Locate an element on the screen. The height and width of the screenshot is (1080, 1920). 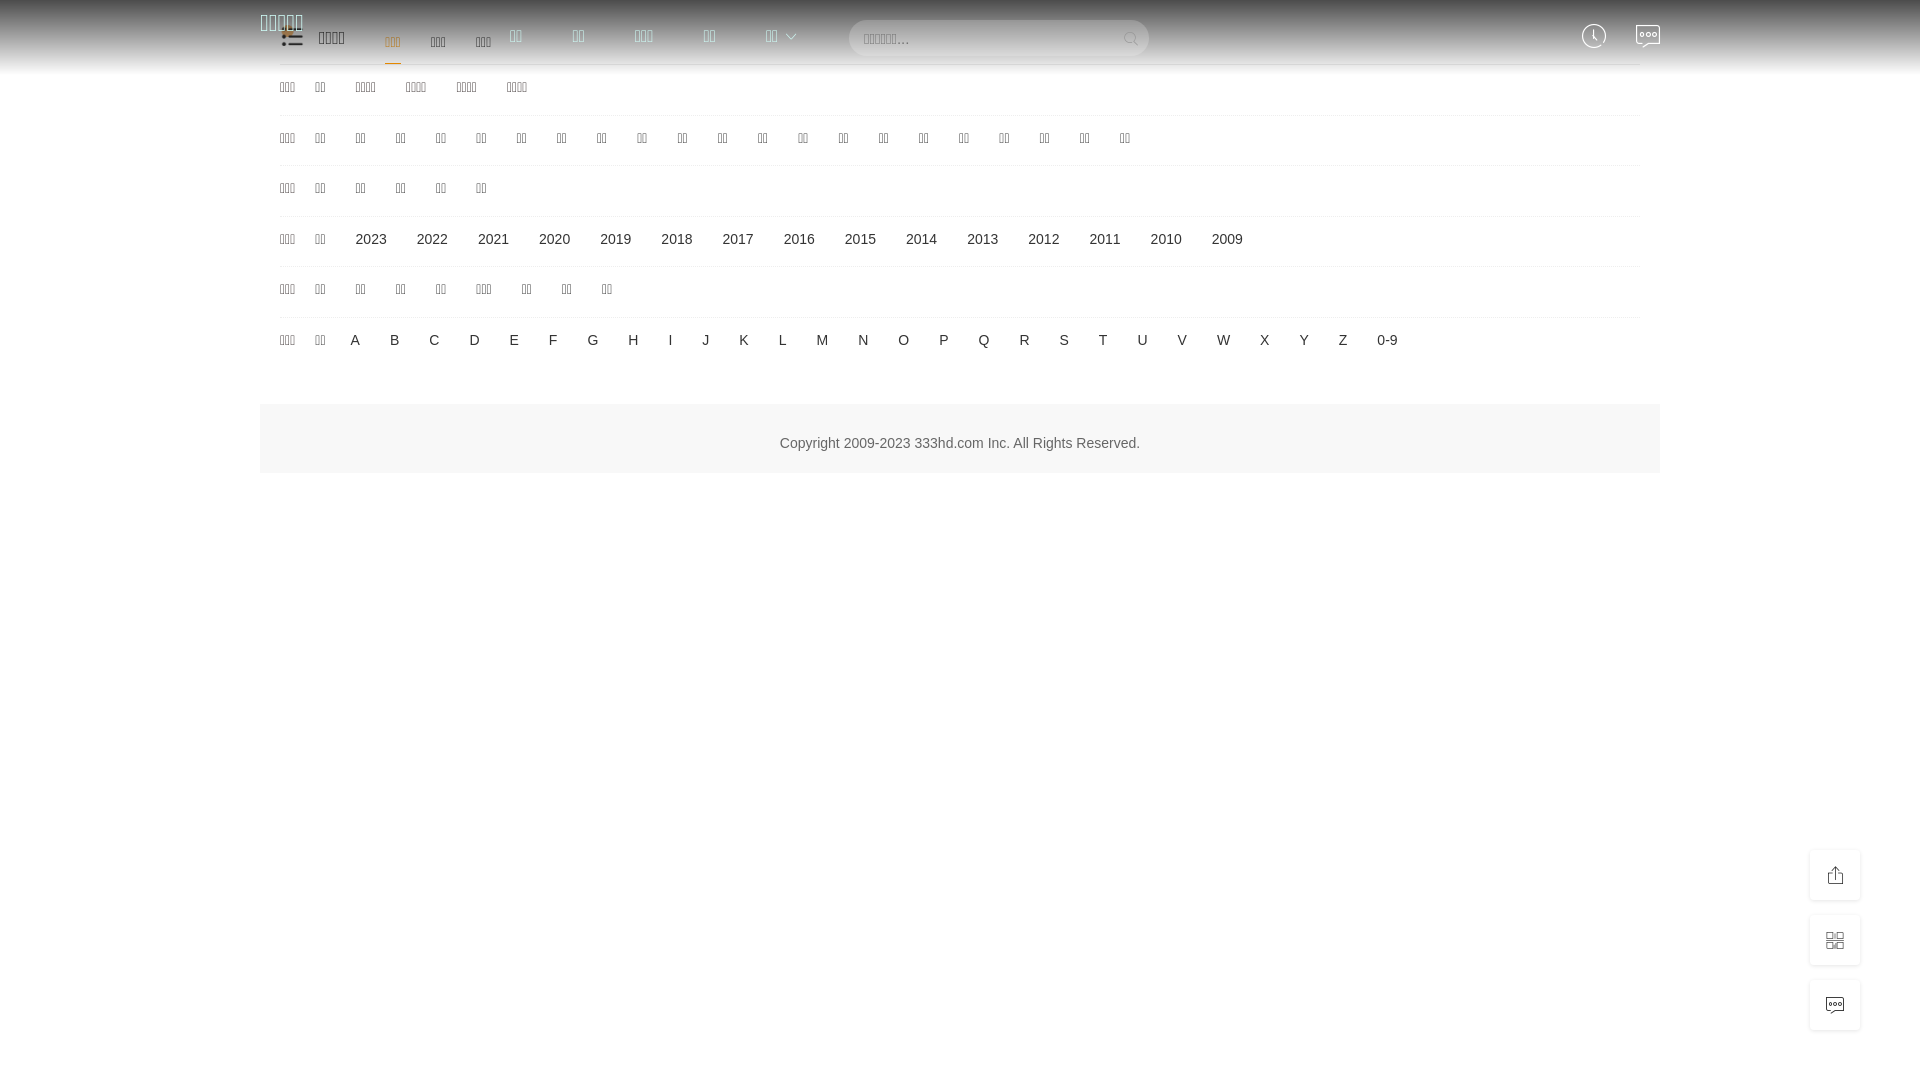
'Q' is located at coordinates (984, 339).